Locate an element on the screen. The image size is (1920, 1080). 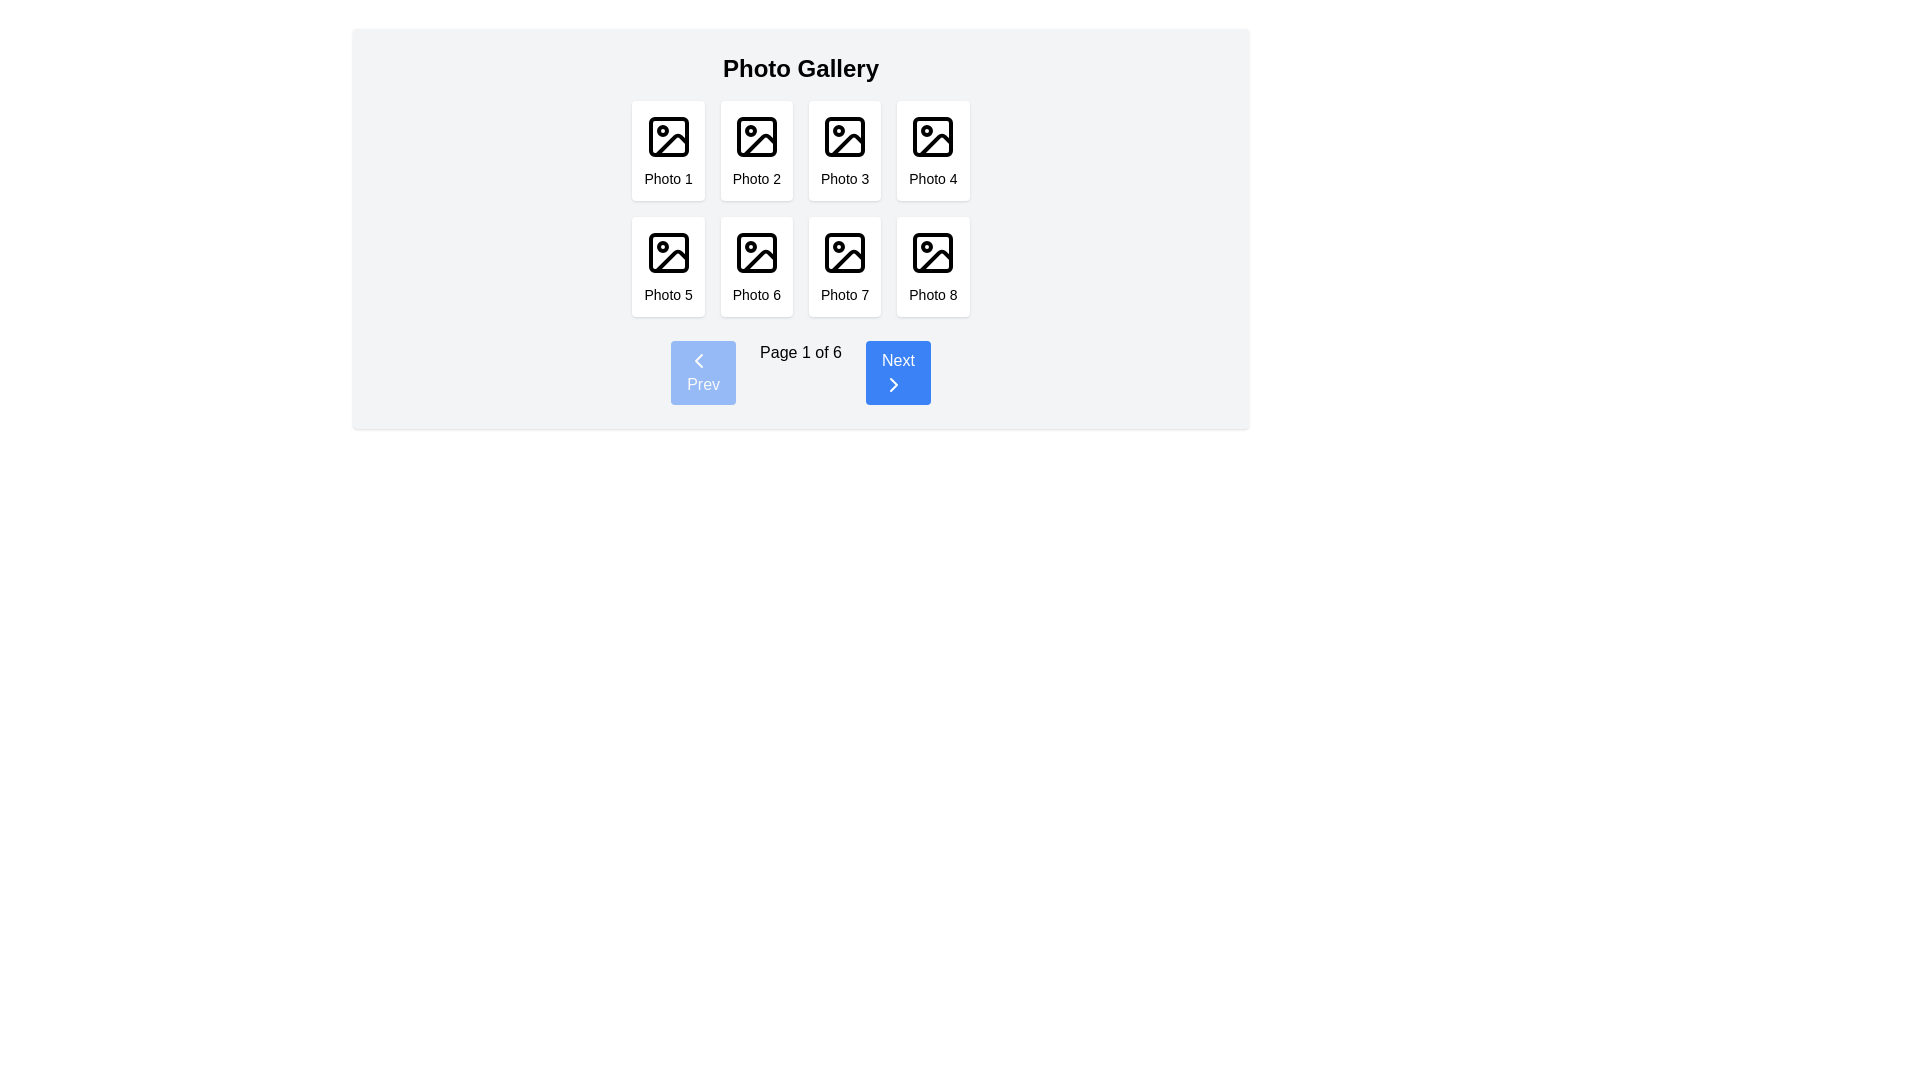
the small square shape with rounded corners located inside the photo icon of 'Photo 2', which is the second item in the image grid is located at coordinates (755, 136).